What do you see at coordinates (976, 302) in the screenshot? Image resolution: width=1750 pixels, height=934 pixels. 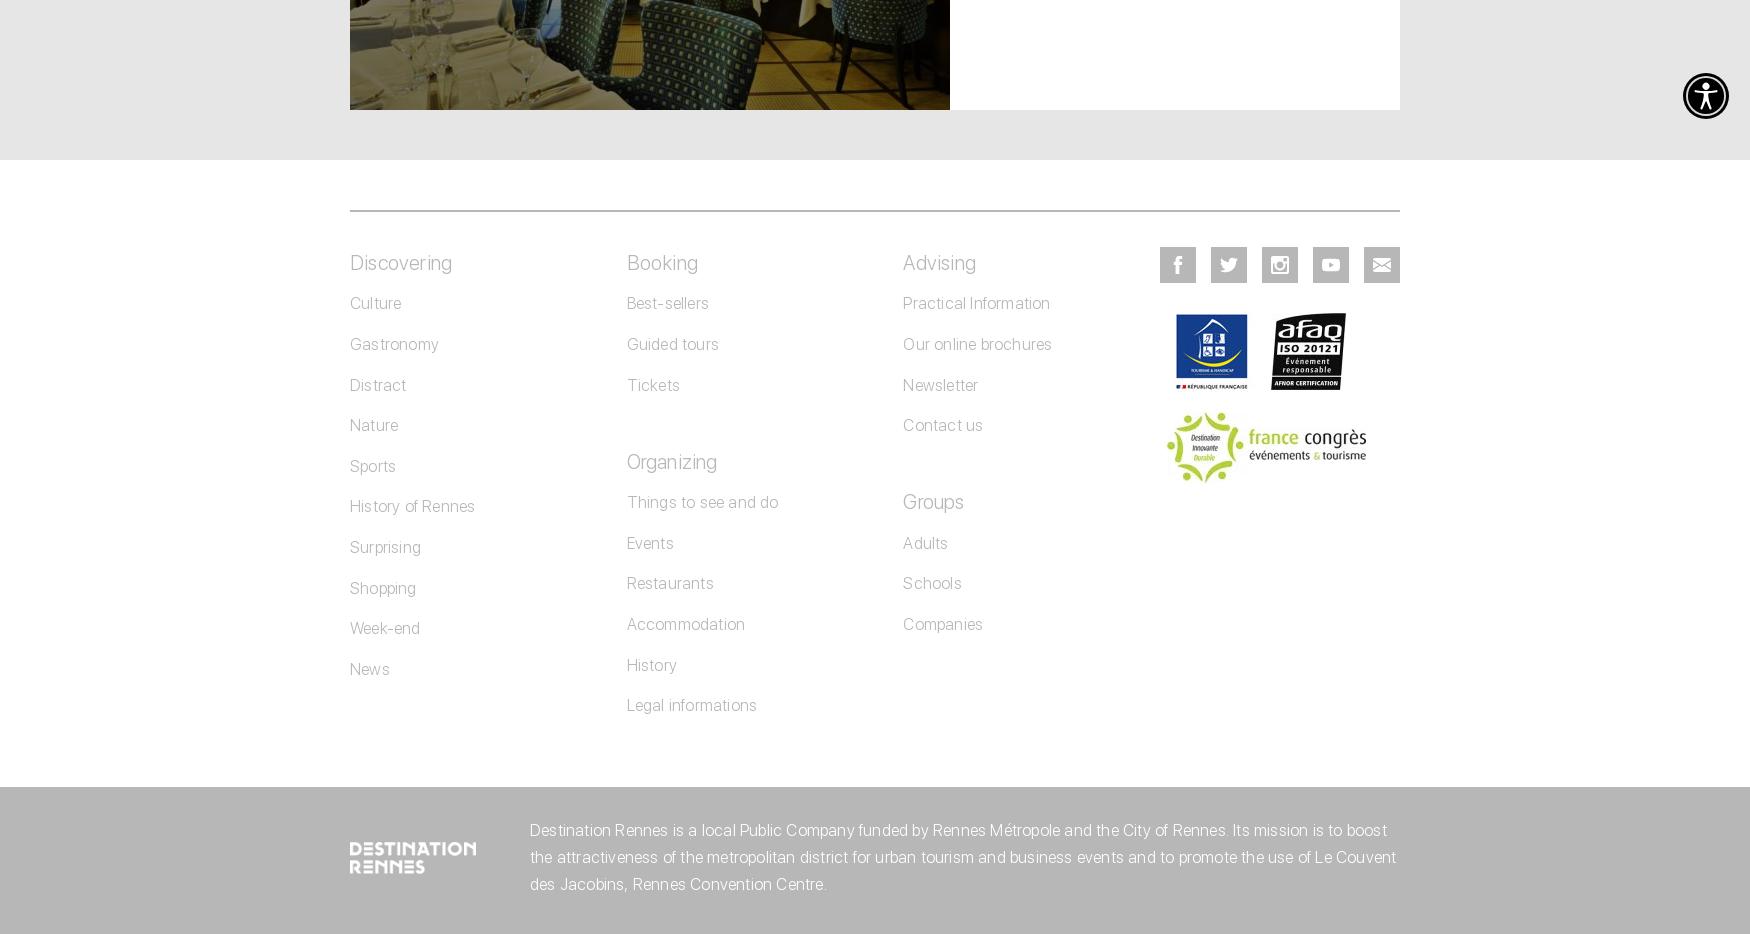 I see `'Practical Information'` at bounding box center [976, 302].